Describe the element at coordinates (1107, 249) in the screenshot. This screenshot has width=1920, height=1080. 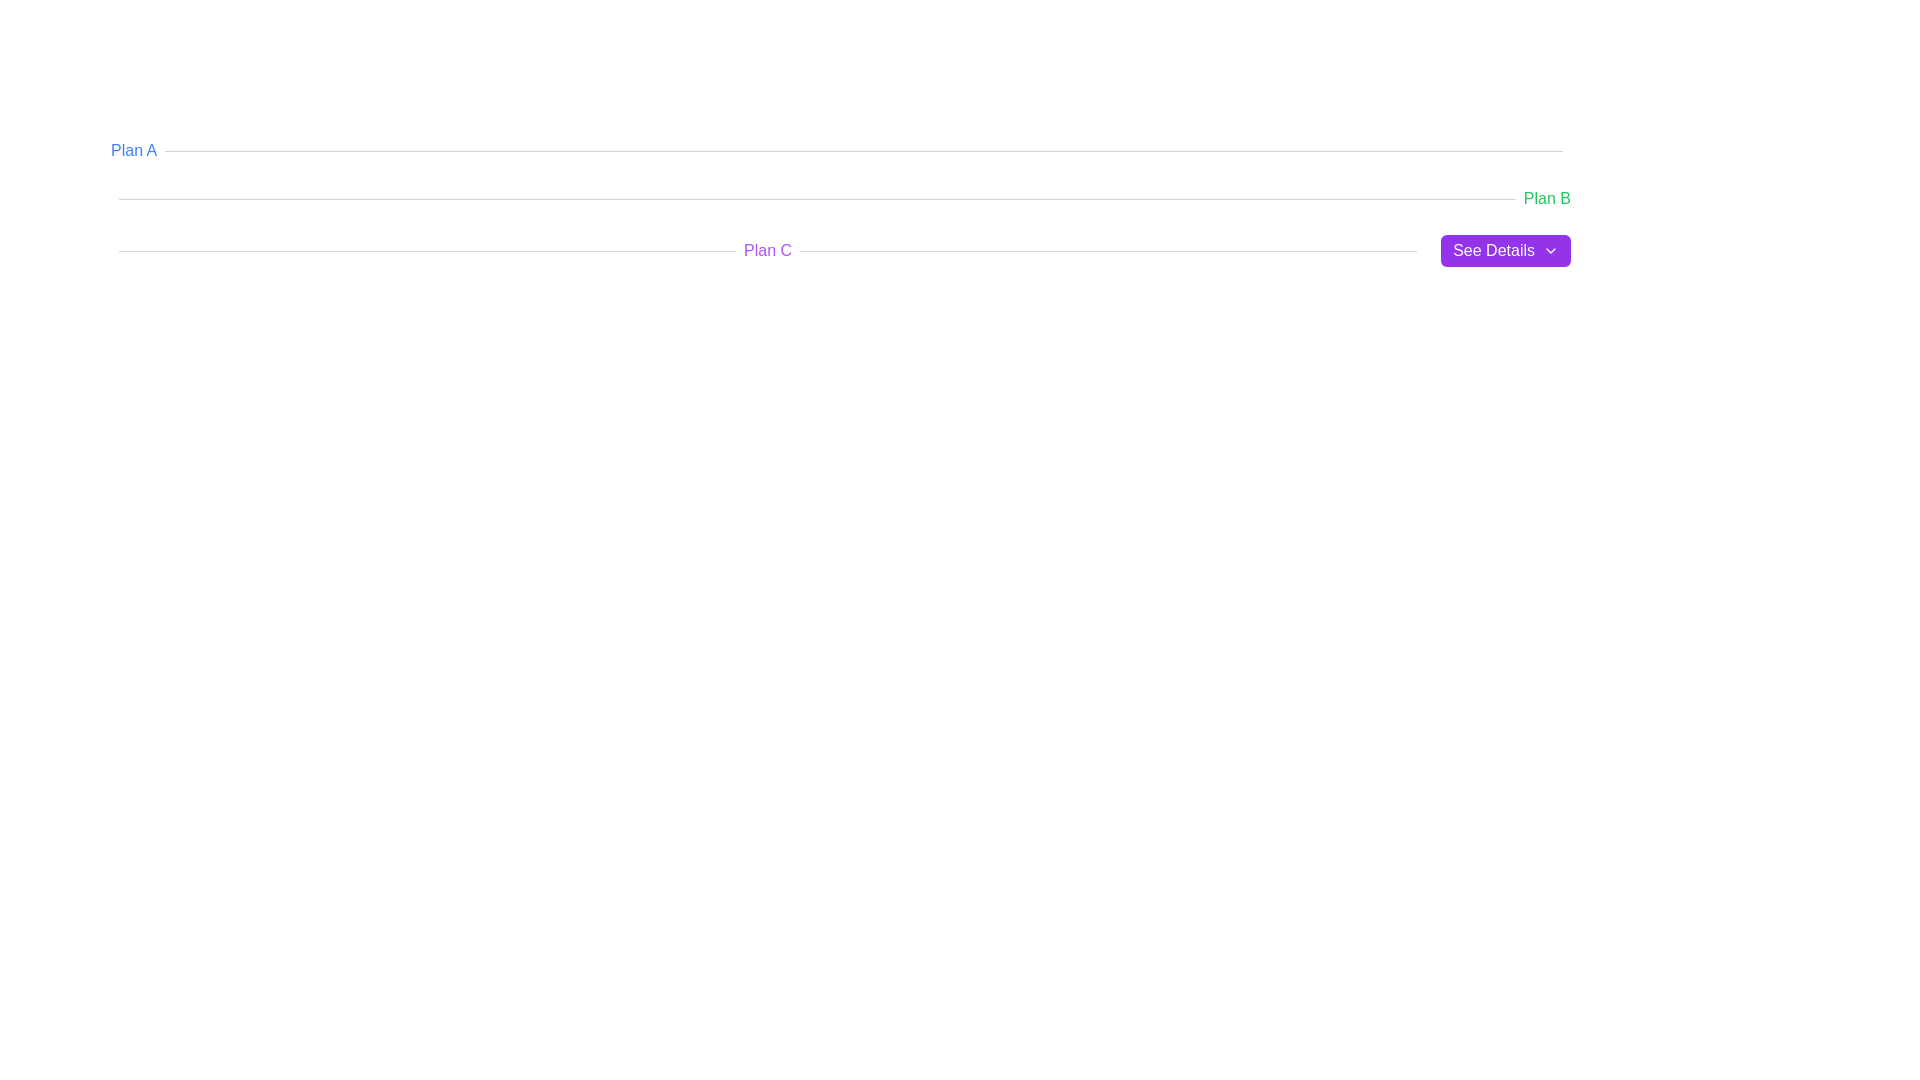
I see `the decorative horizontal rule positioned under the 'Plan C' section and to the left of the 'See Details' button` at that location.